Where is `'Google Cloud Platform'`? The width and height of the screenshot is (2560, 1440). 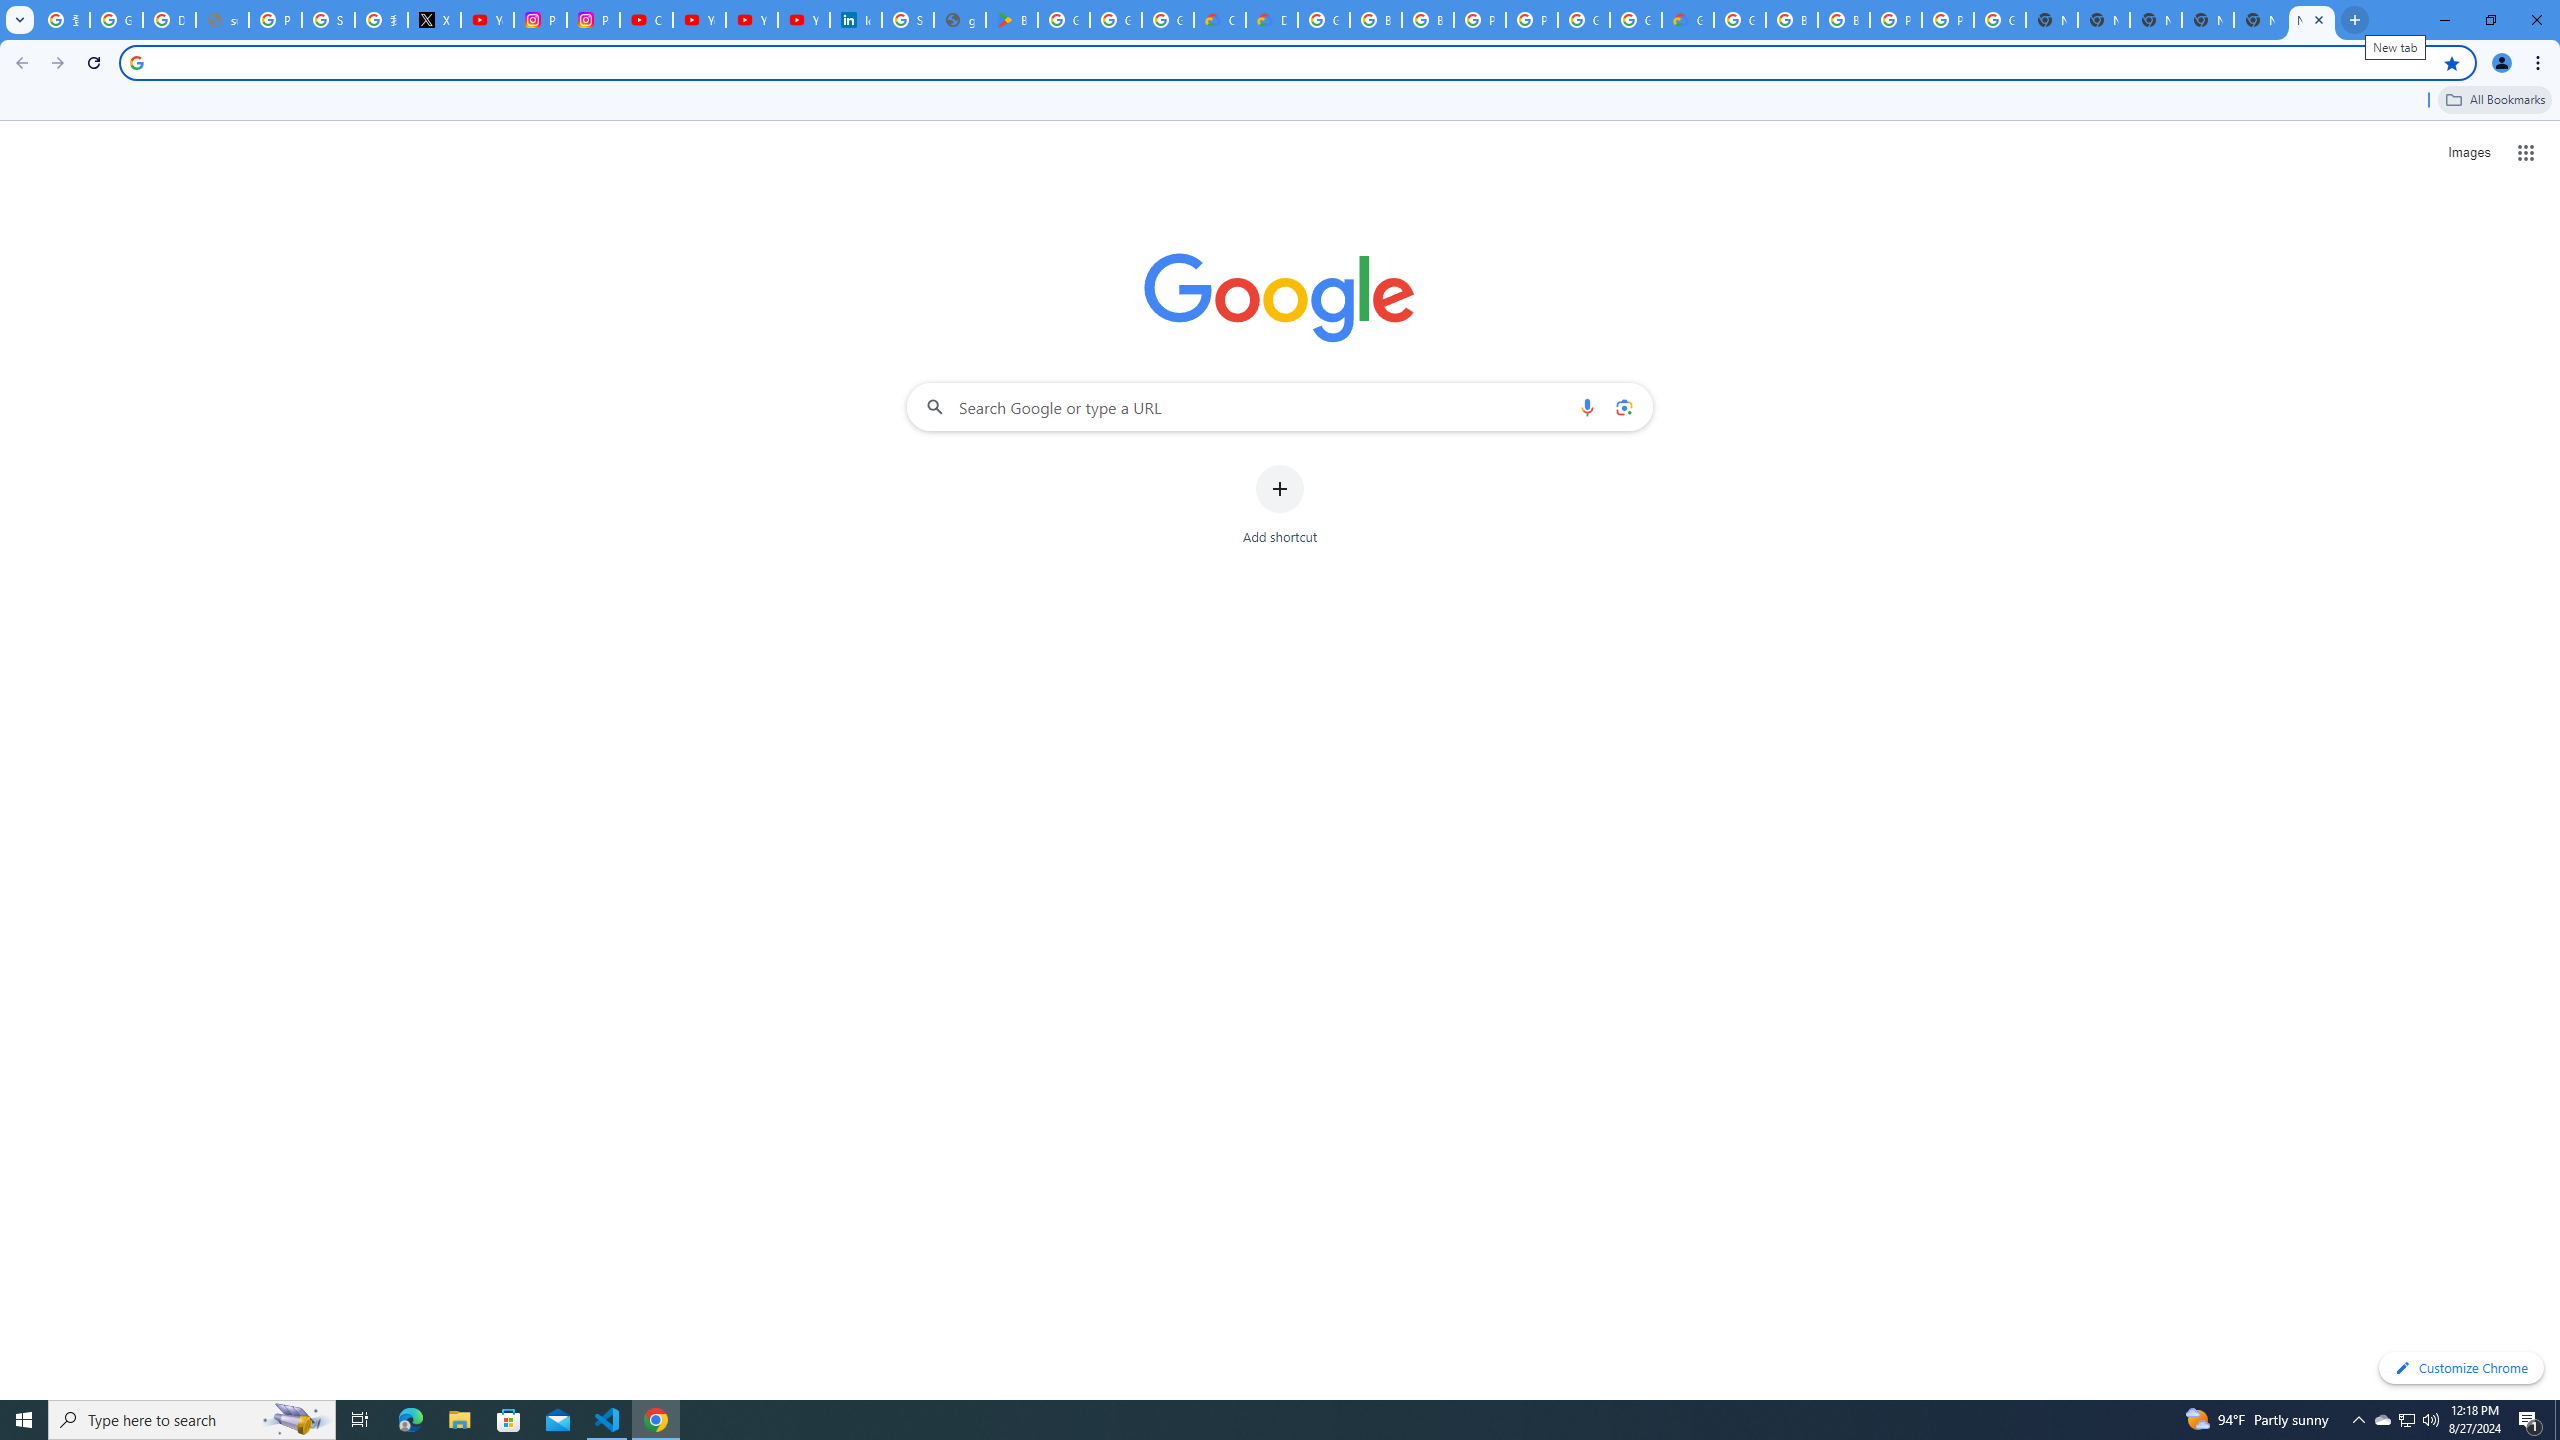 'Google Cloud Platform' is located at coordinates (1634, 19).